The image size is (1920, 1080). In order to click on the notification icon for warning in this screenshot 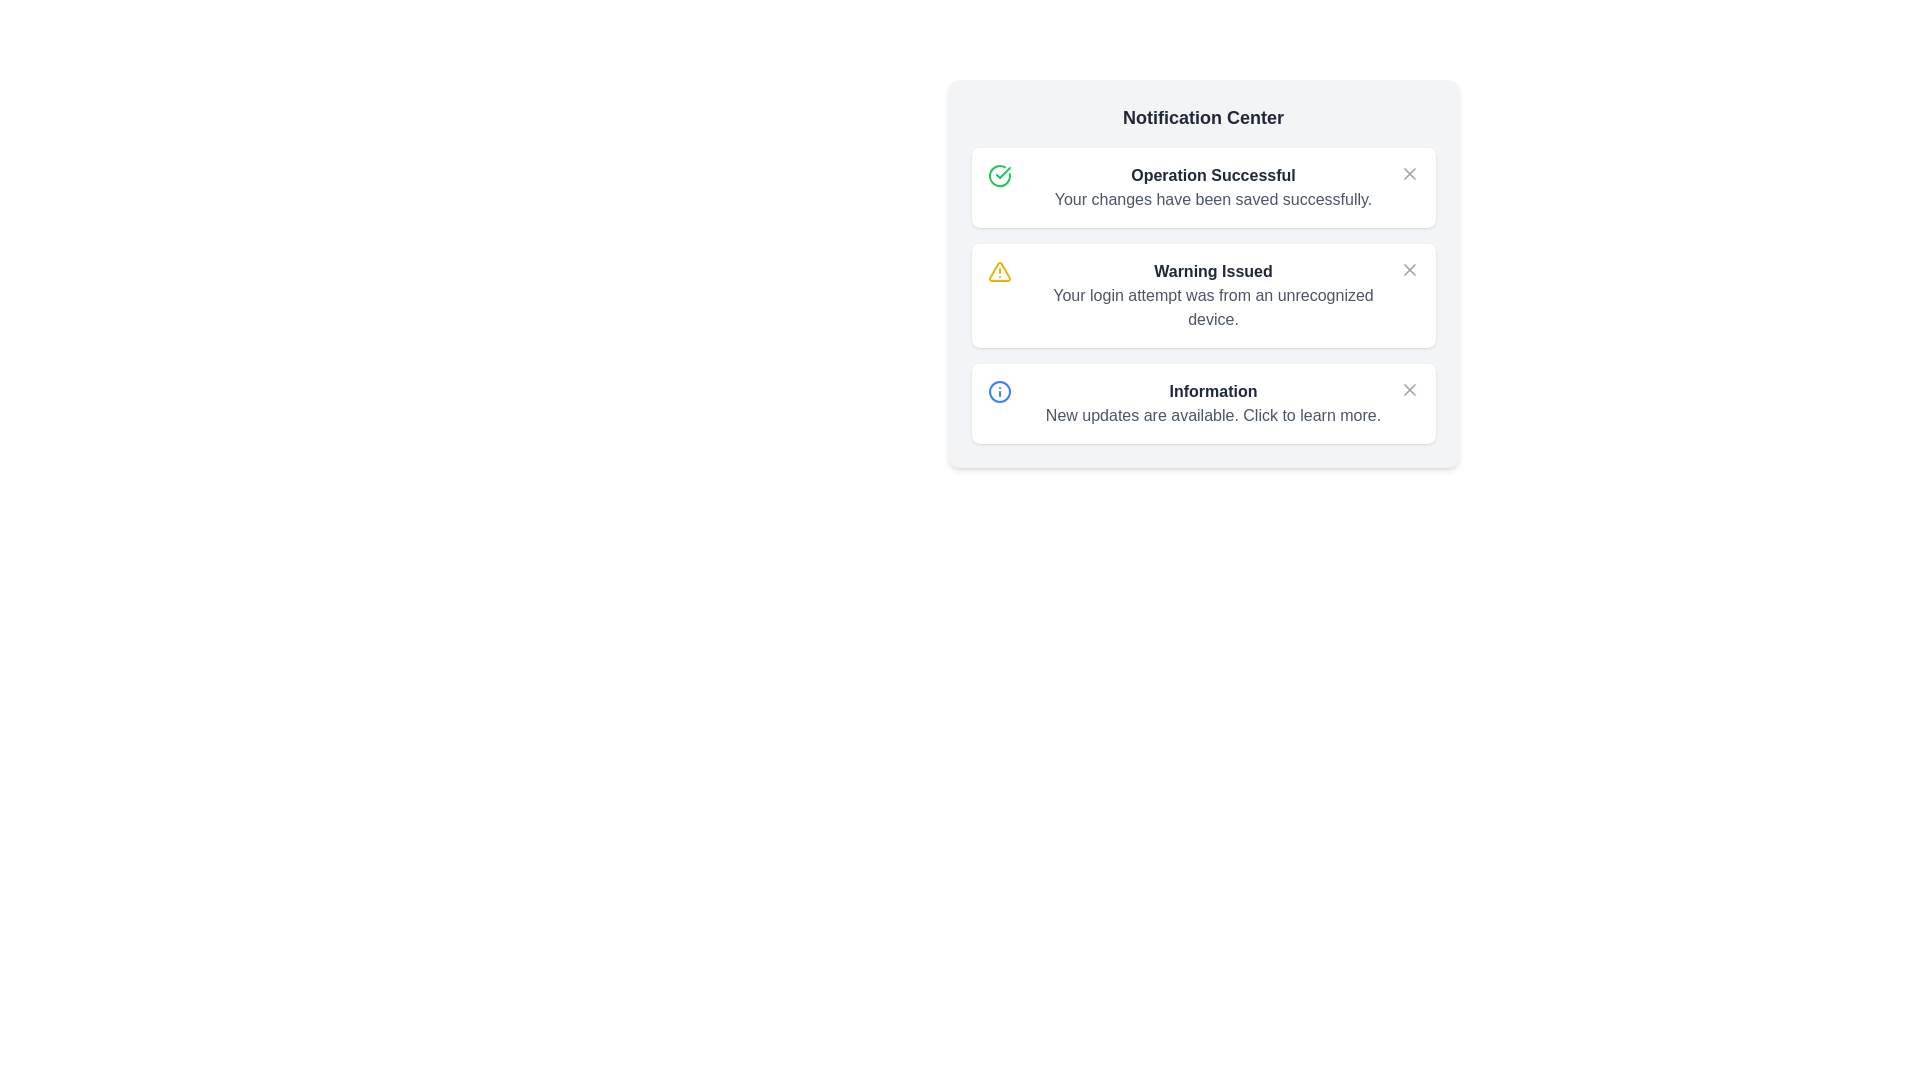, I will do `click(1408, 270)`.